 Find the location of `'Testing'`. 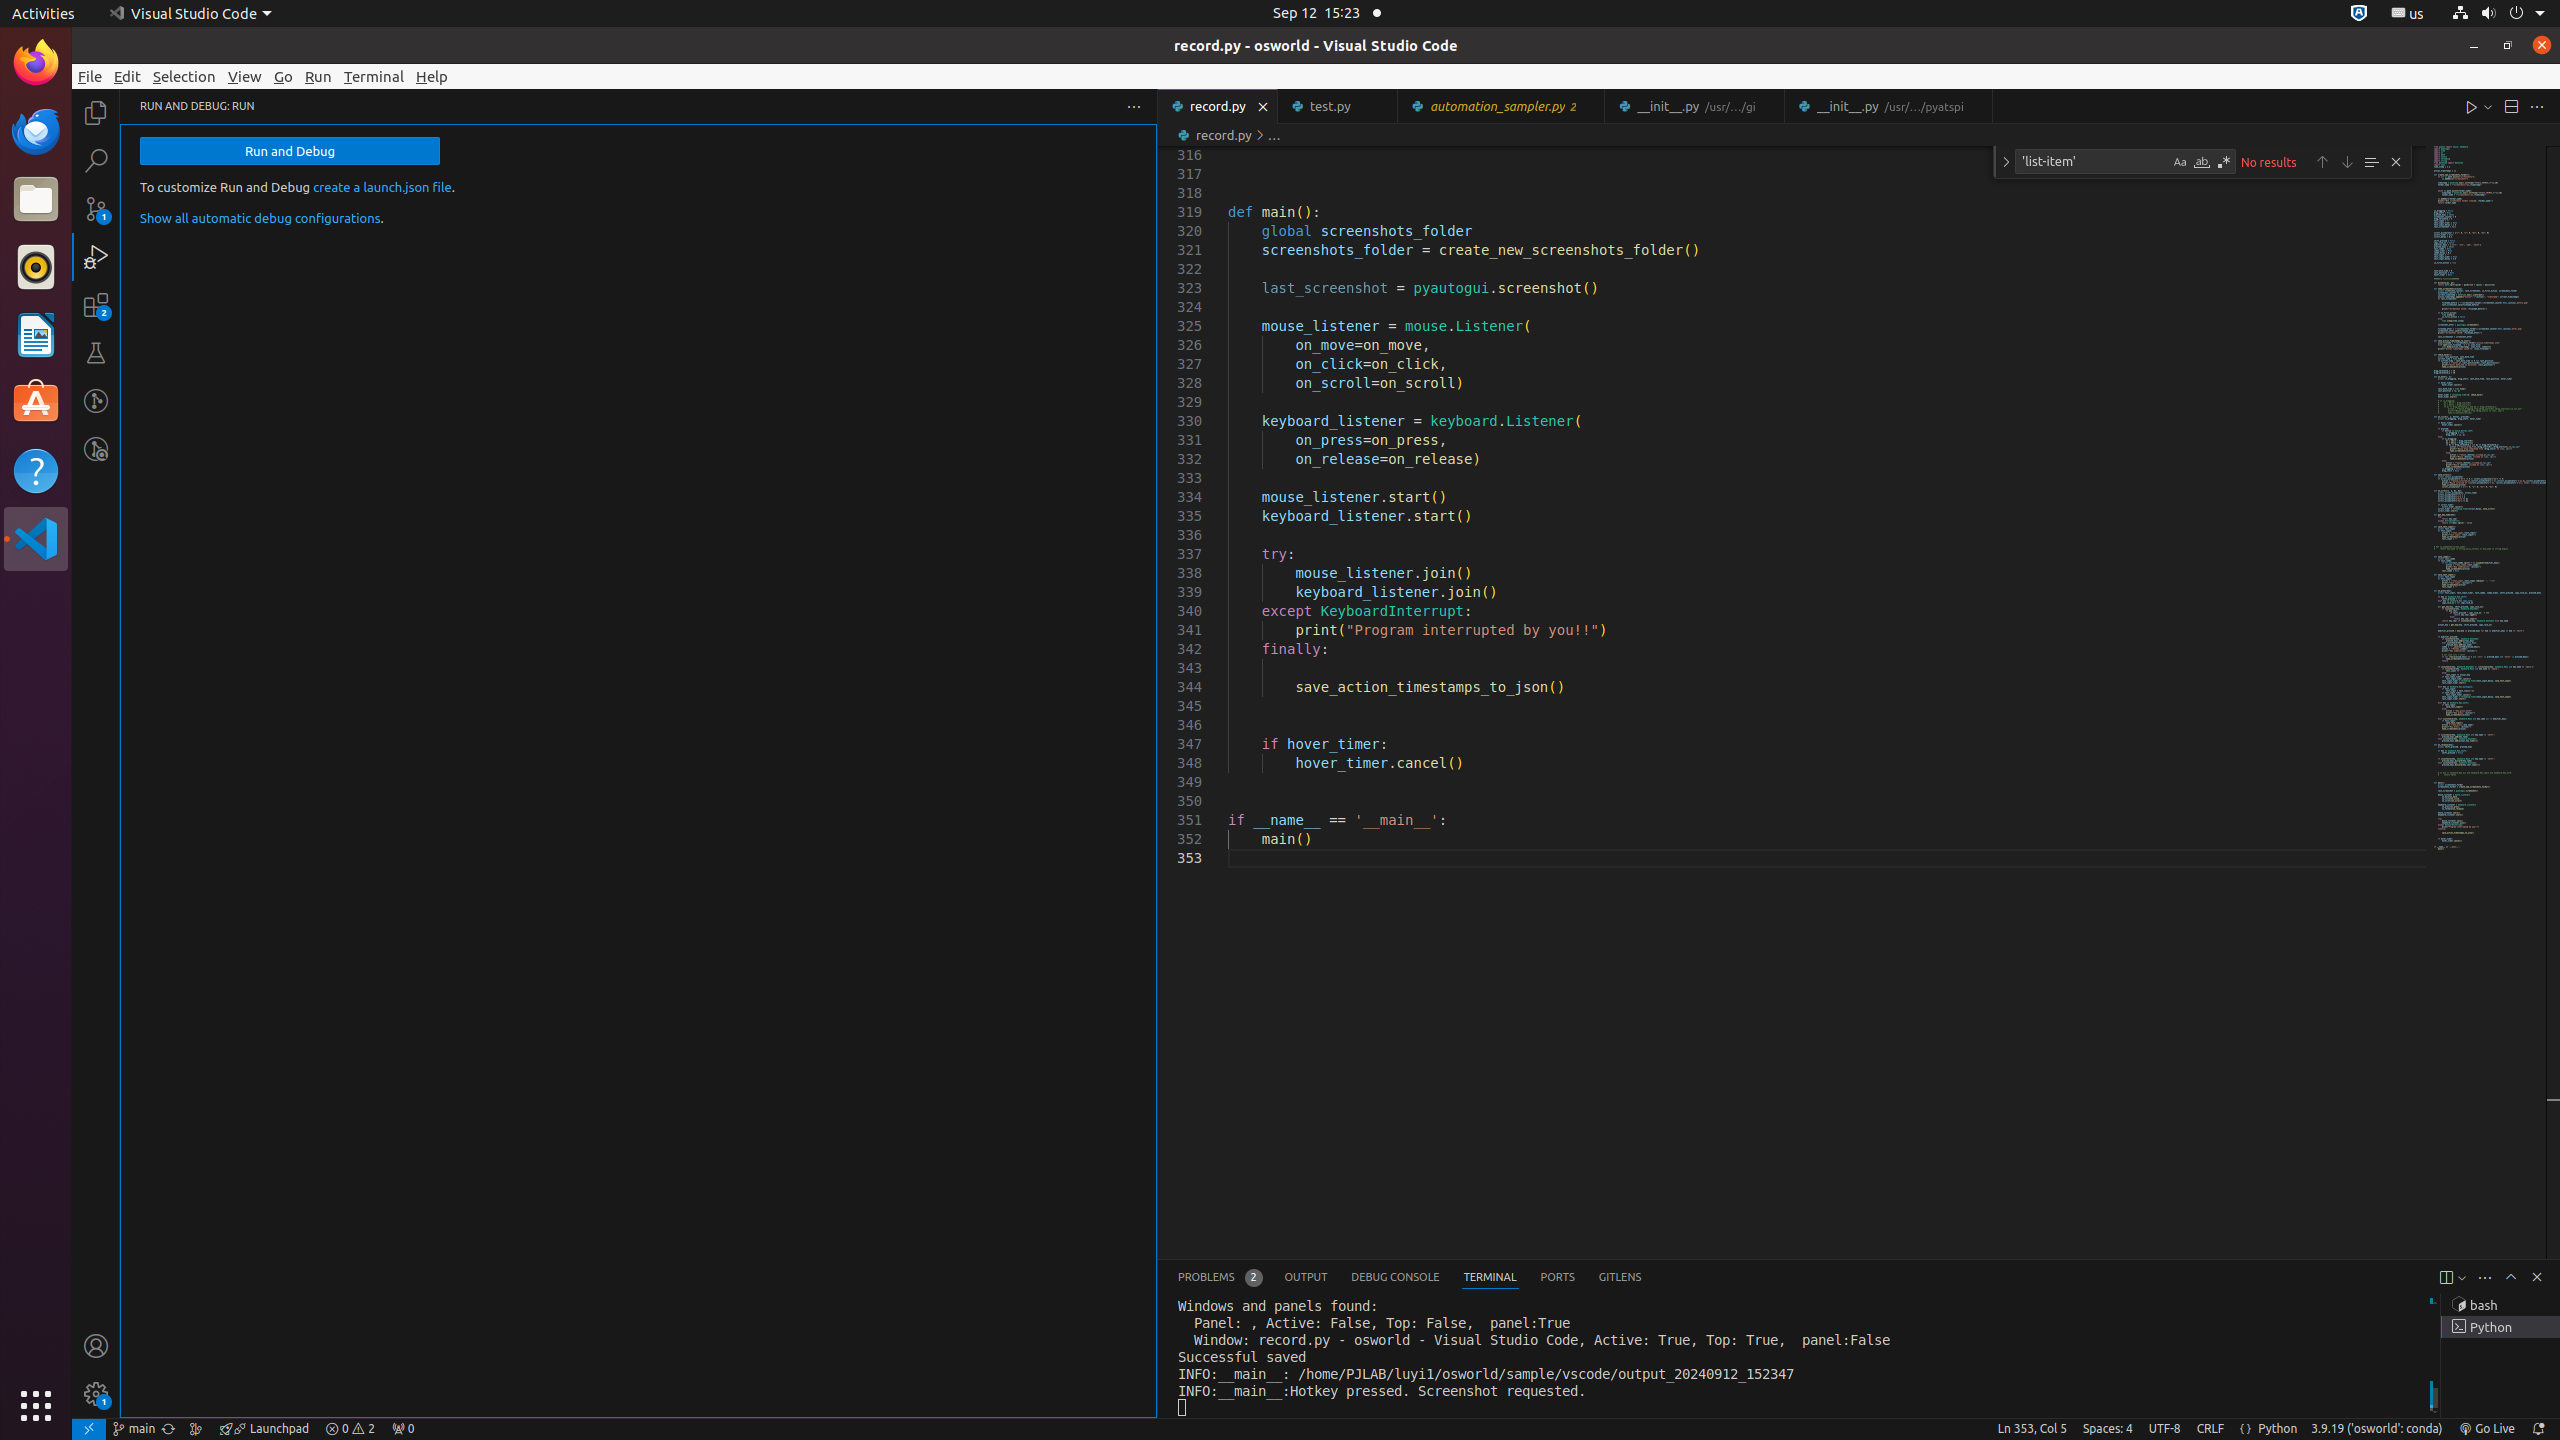

'Testing' is located at coordinates (95, 352).